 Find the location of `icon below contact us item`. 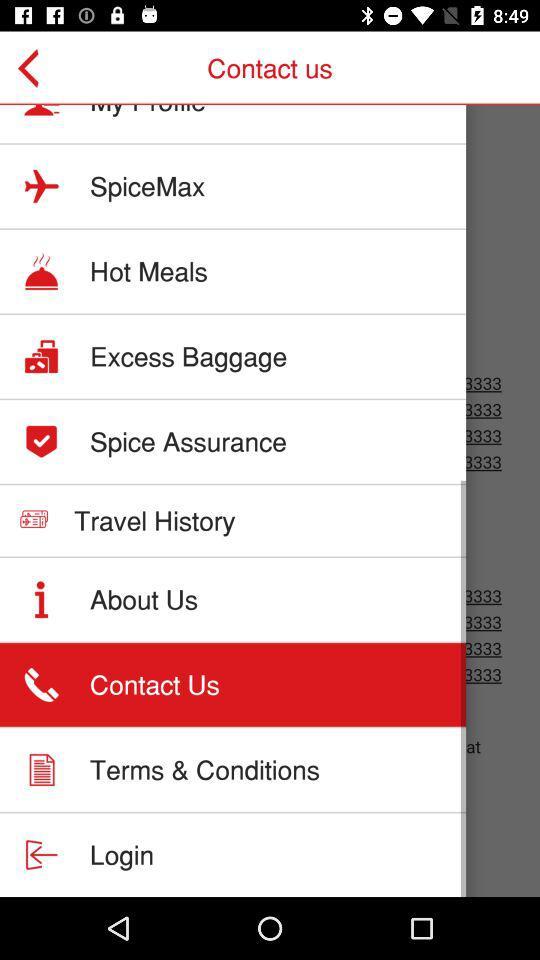

icon below contact us item is located at coordinates (146, 110).